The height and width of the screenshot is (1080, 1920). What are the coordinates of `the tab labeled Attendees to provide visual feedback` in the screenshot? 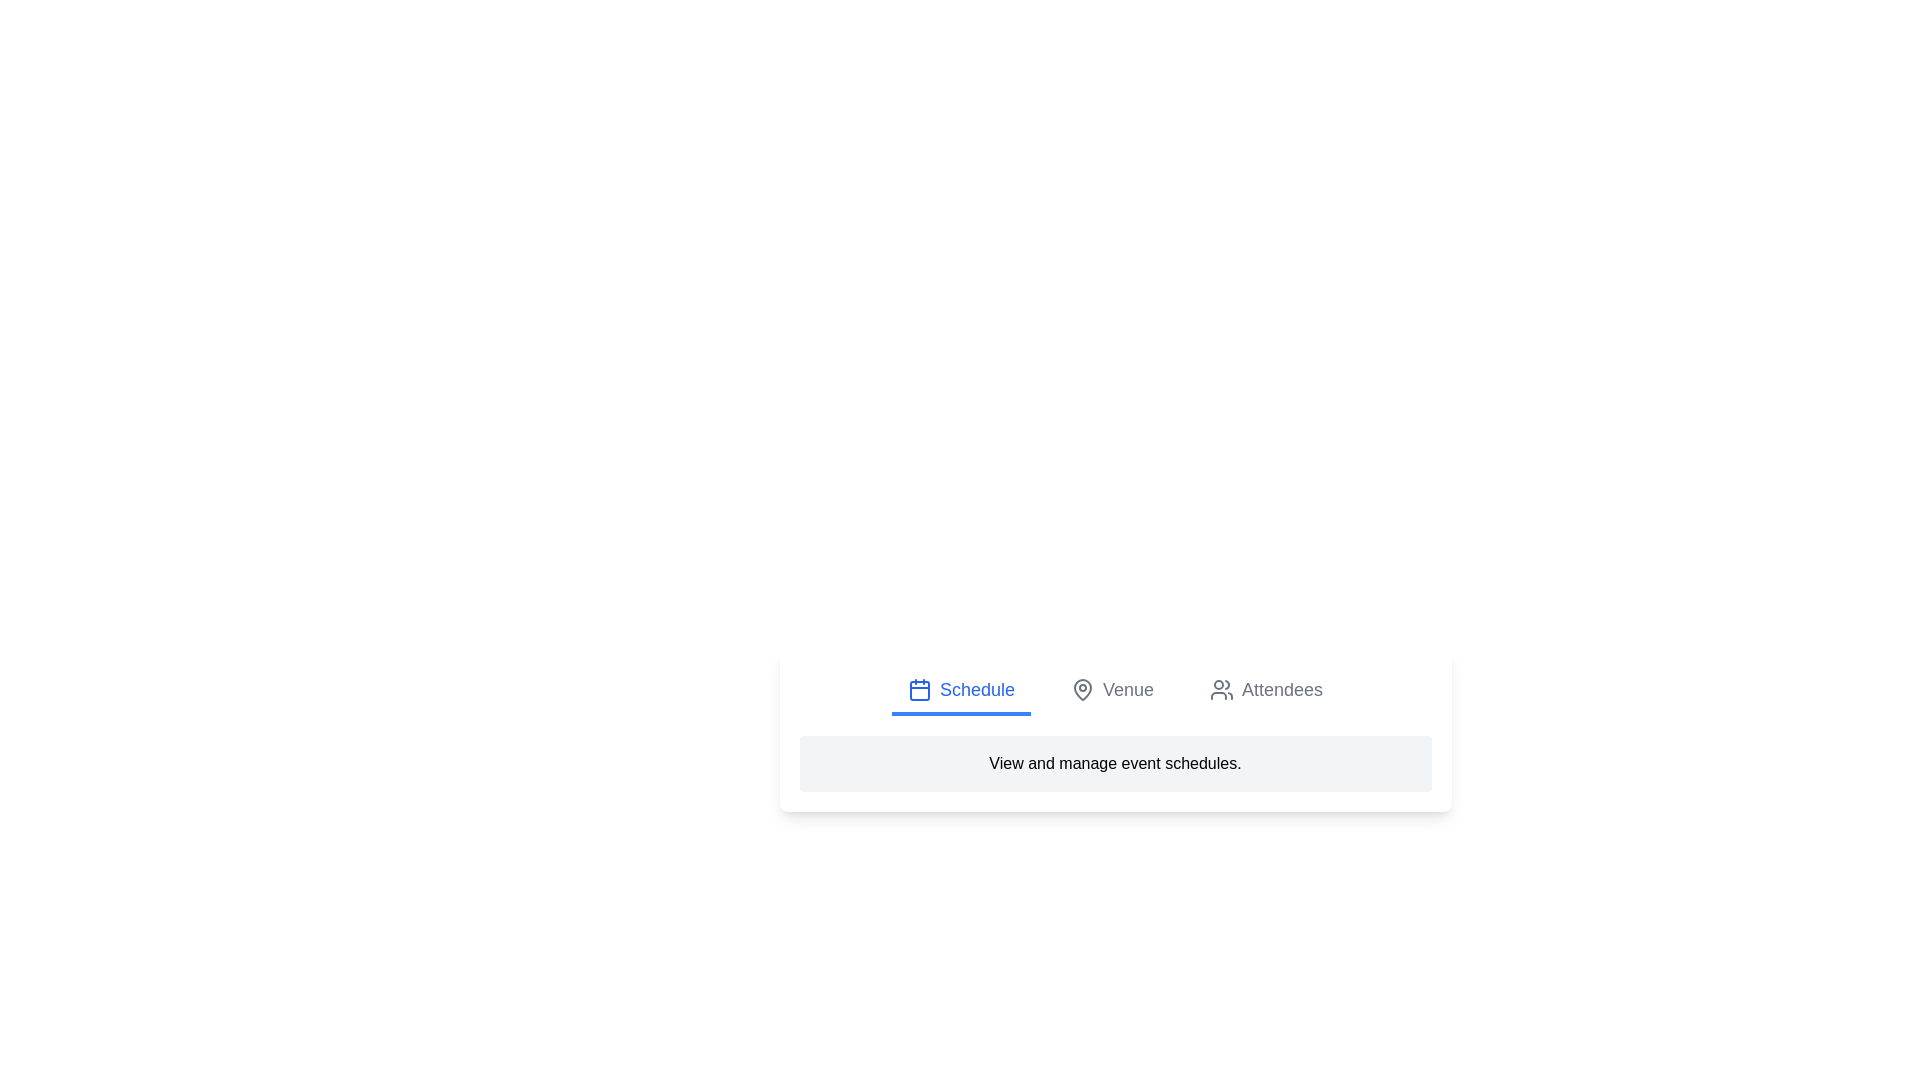 It's located at (1265, 690).